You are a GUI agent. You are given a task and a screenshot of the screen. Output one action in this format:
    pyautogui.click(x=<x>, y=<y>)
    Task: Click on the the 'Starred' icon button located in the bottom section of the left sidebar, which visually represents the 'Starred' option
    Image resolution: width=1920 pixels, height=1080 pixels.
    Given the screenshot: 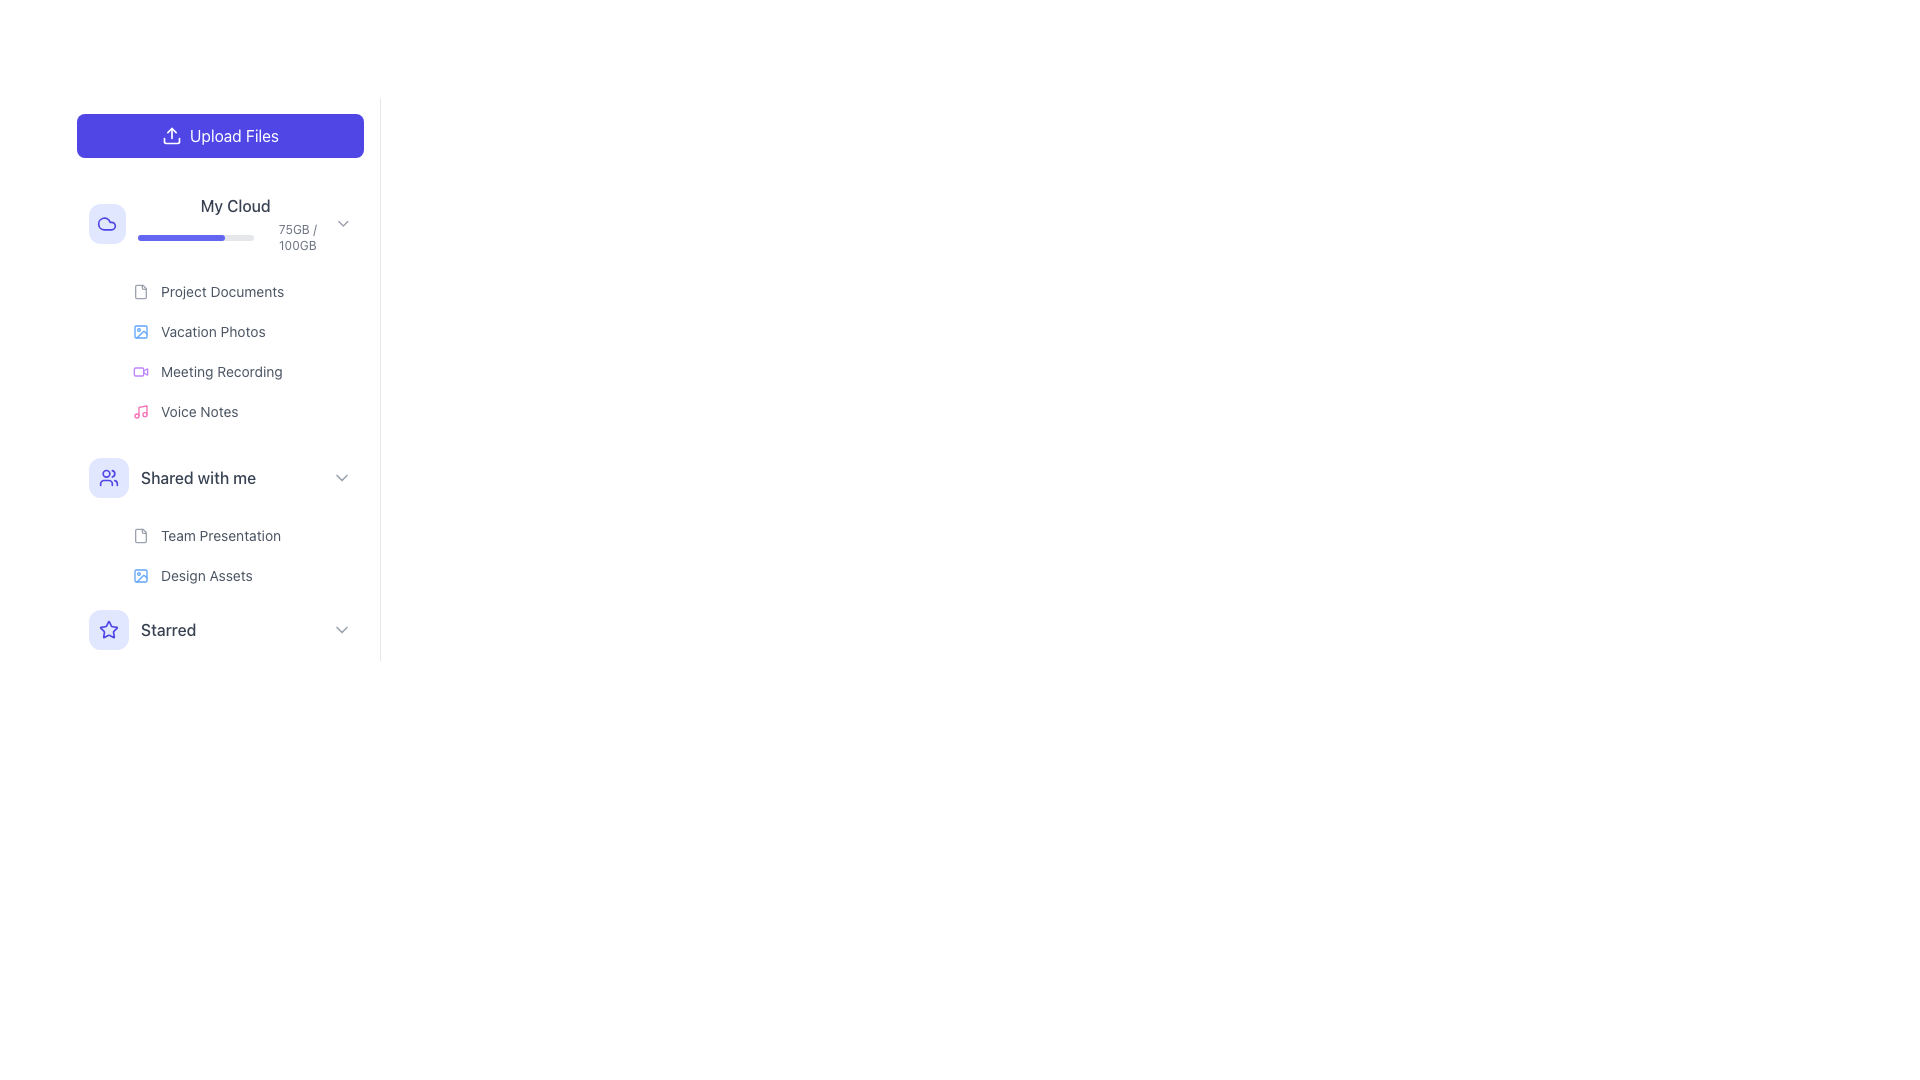 What is the action you would take?
    pyautogui.click(x=108, y=628)
    